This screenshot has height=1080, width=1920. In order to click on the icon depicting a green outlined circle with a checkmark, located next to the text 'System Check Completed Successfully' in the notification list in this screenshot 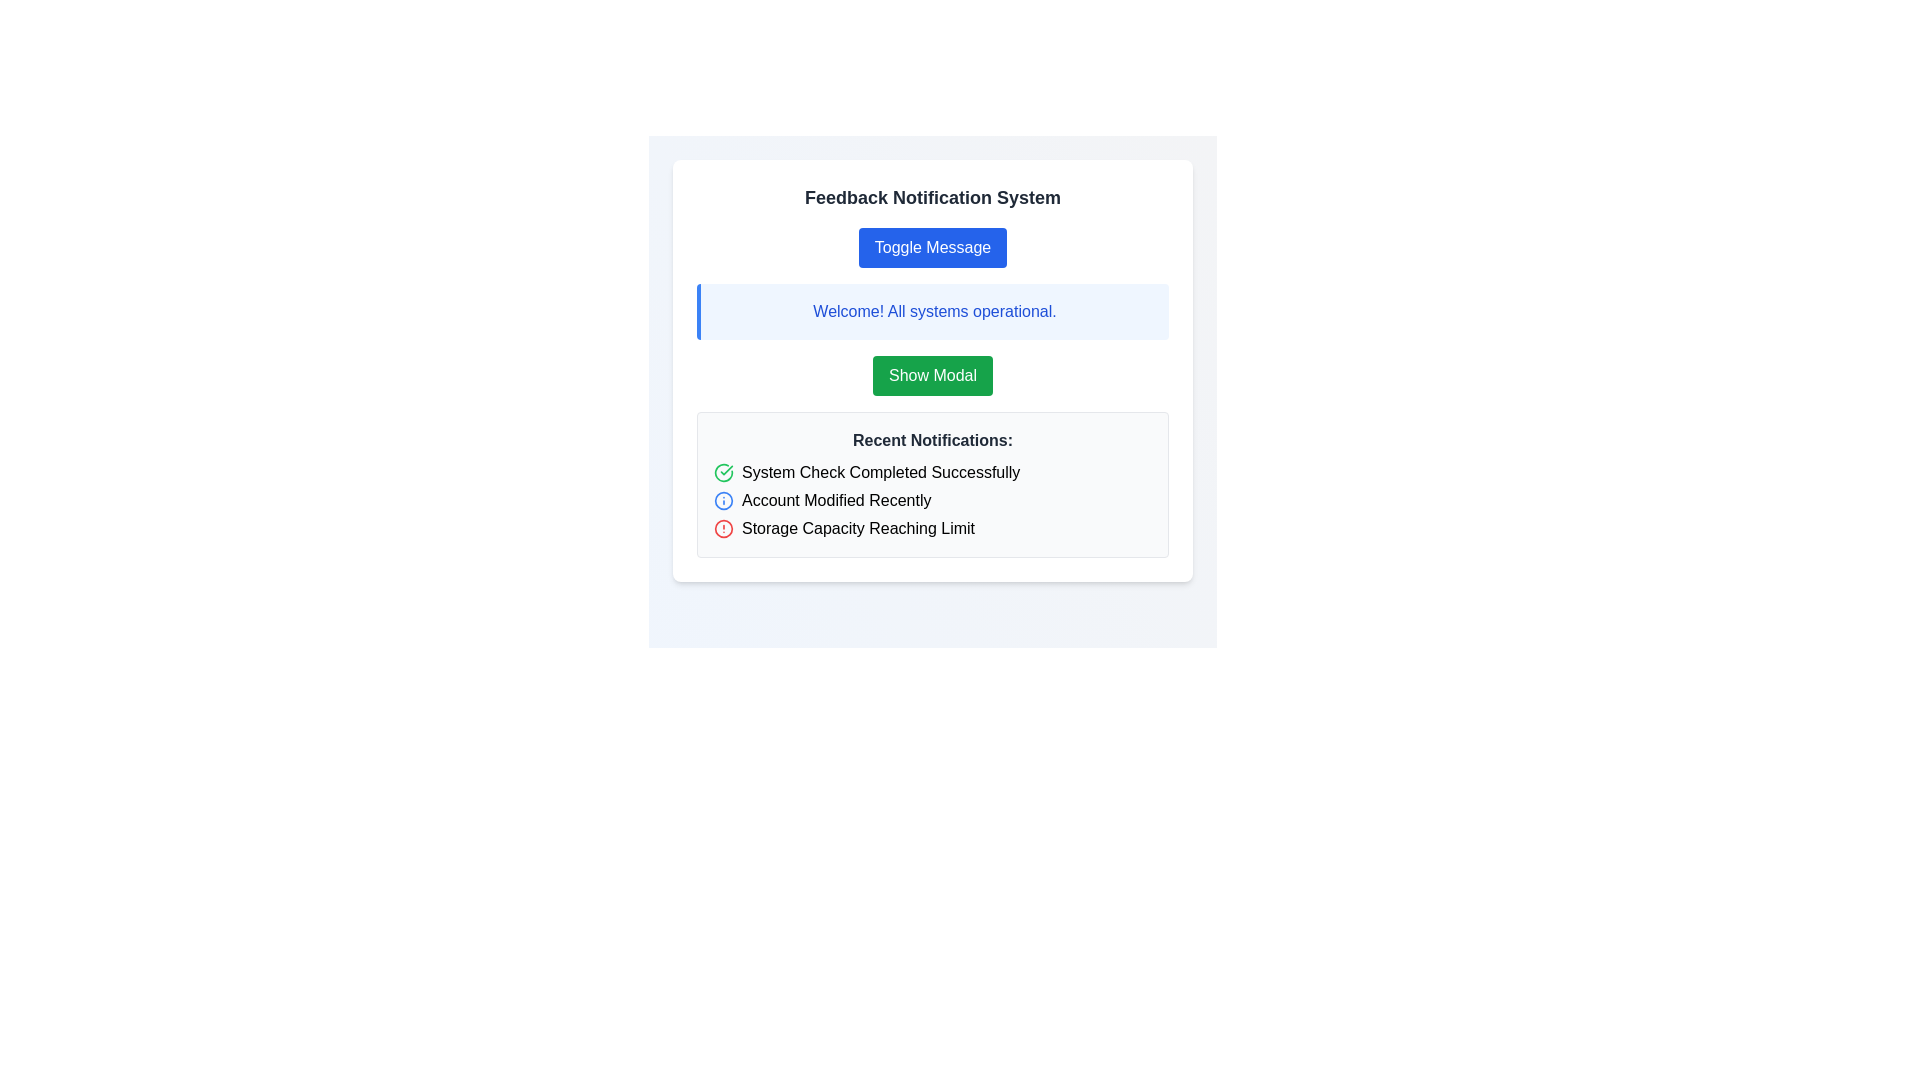, I will do `click(723, 473)`.